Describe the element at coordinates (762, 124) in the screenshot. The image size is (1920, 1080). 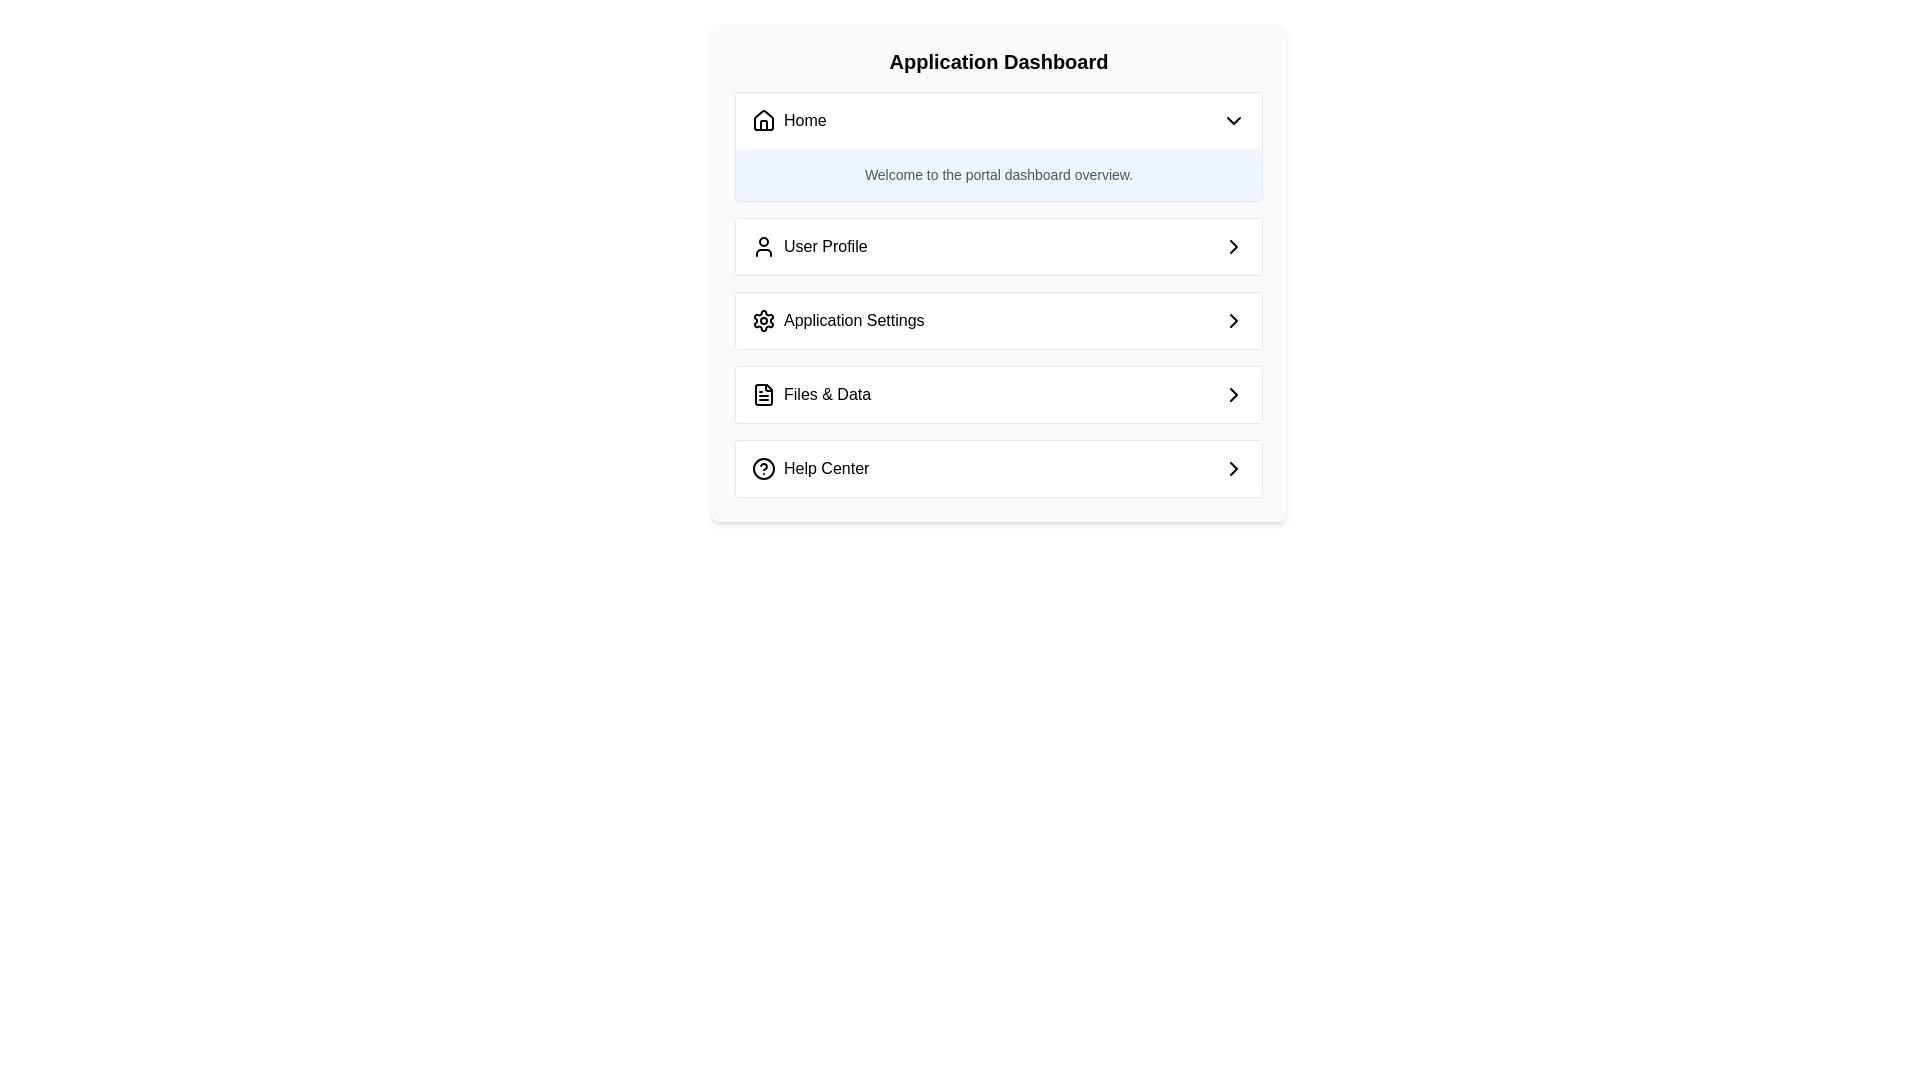
I see `the decorative 'Home' navigation vector graphic component located in the first row of the application dashboard's SVG representation` at that location.